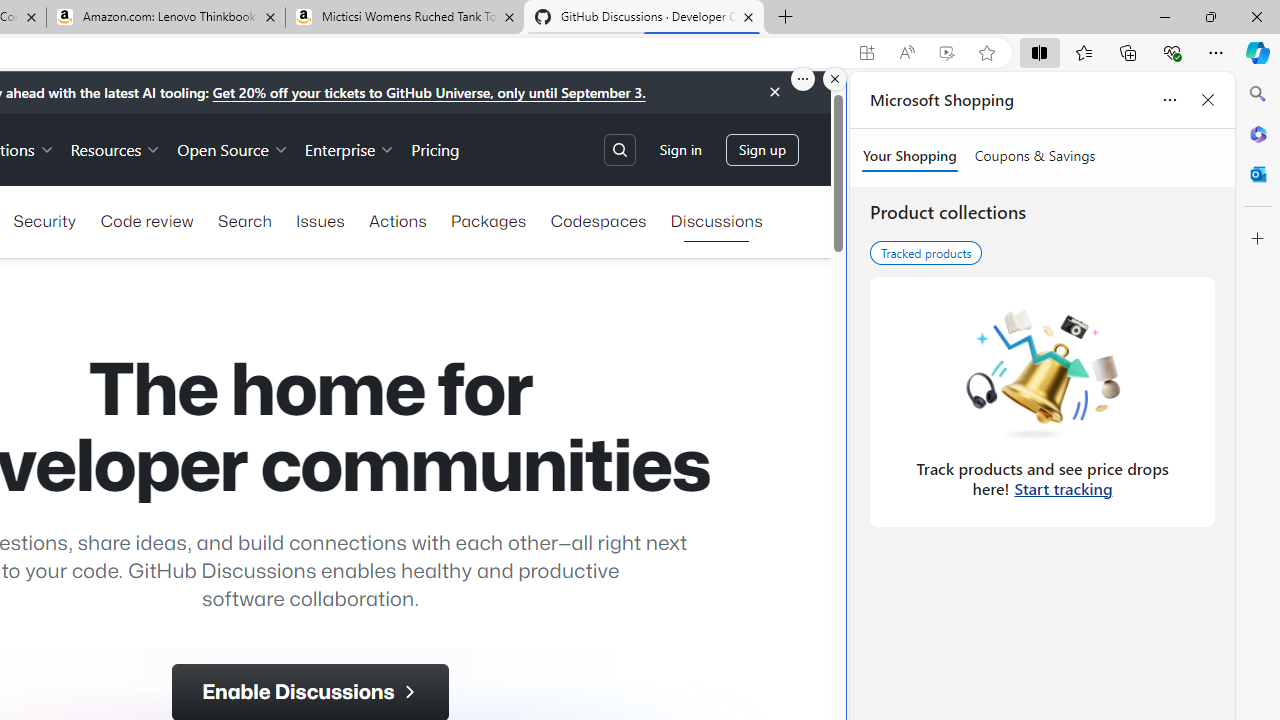  Describe the element at coordinates (488, 221) in the screenshot. I see `'Packages'` at that location.